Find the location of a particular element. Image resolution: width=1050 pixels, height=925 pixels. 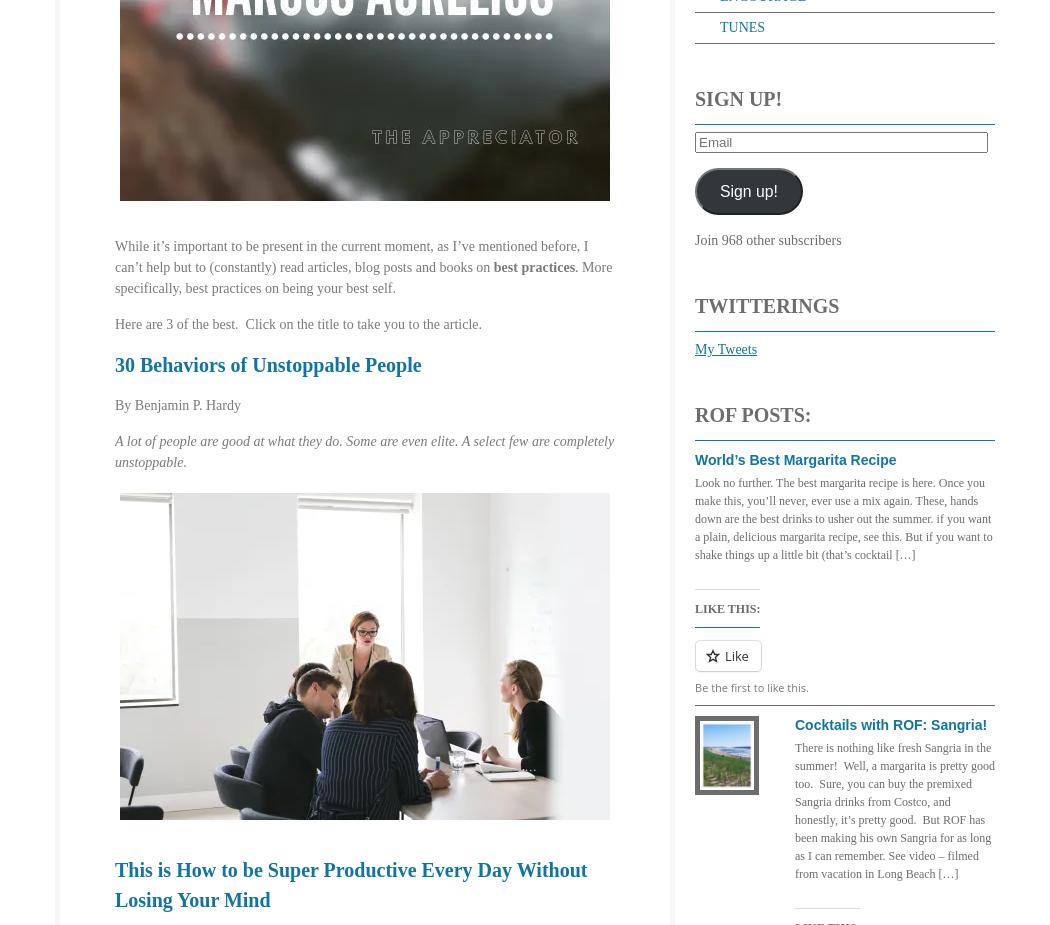

'While it’s important to be present in the current moment, as I’ve mentioned before, I can’t help but to (constantly) read articles, blog posts and books on' is located at coordinates (113, 255).